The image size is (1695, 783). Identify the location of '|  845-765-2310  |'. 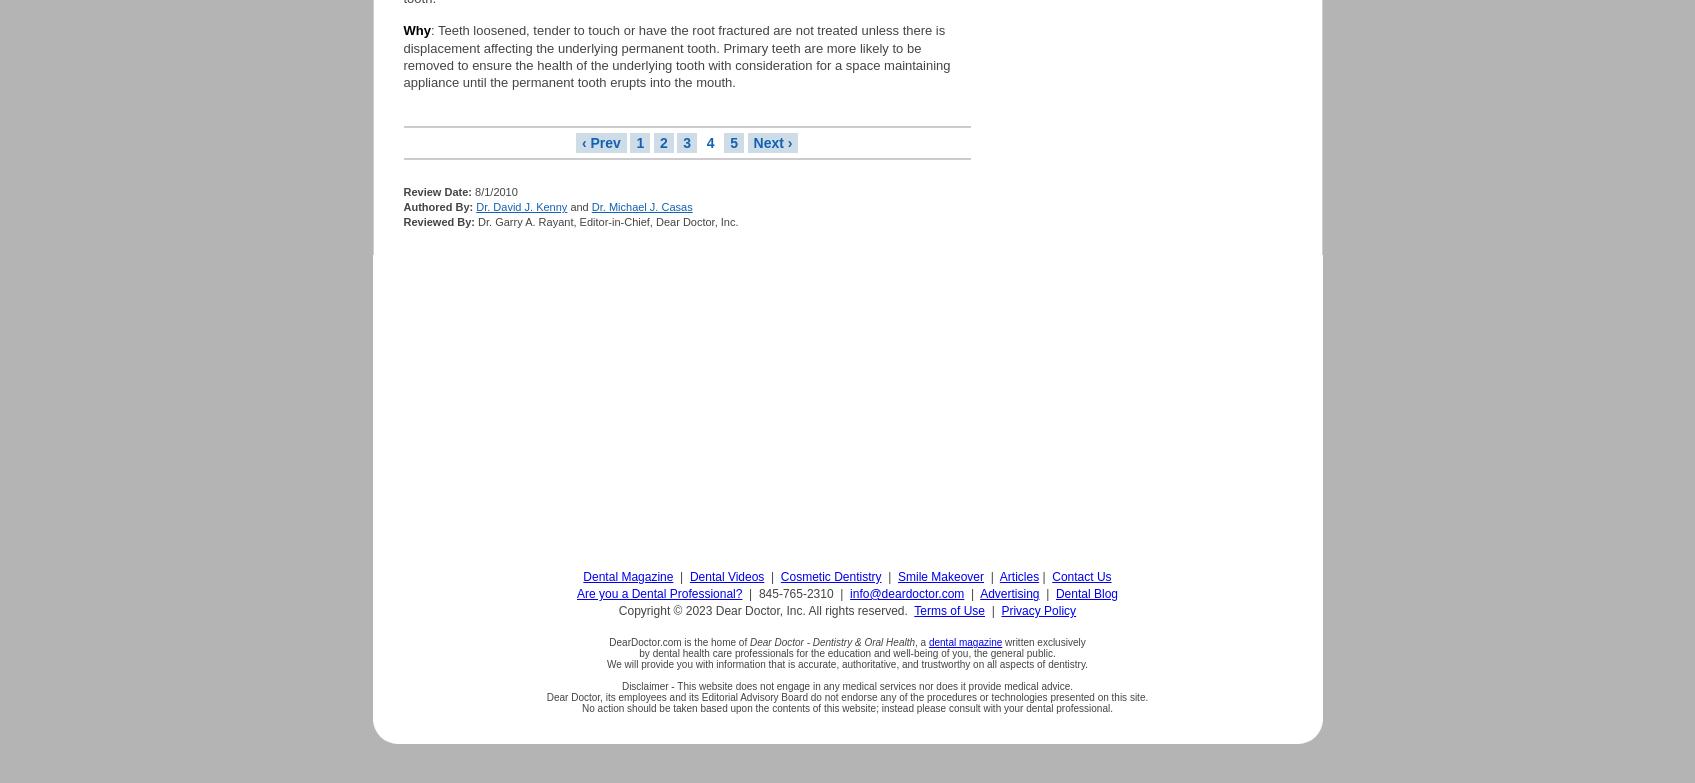
(795, 592).